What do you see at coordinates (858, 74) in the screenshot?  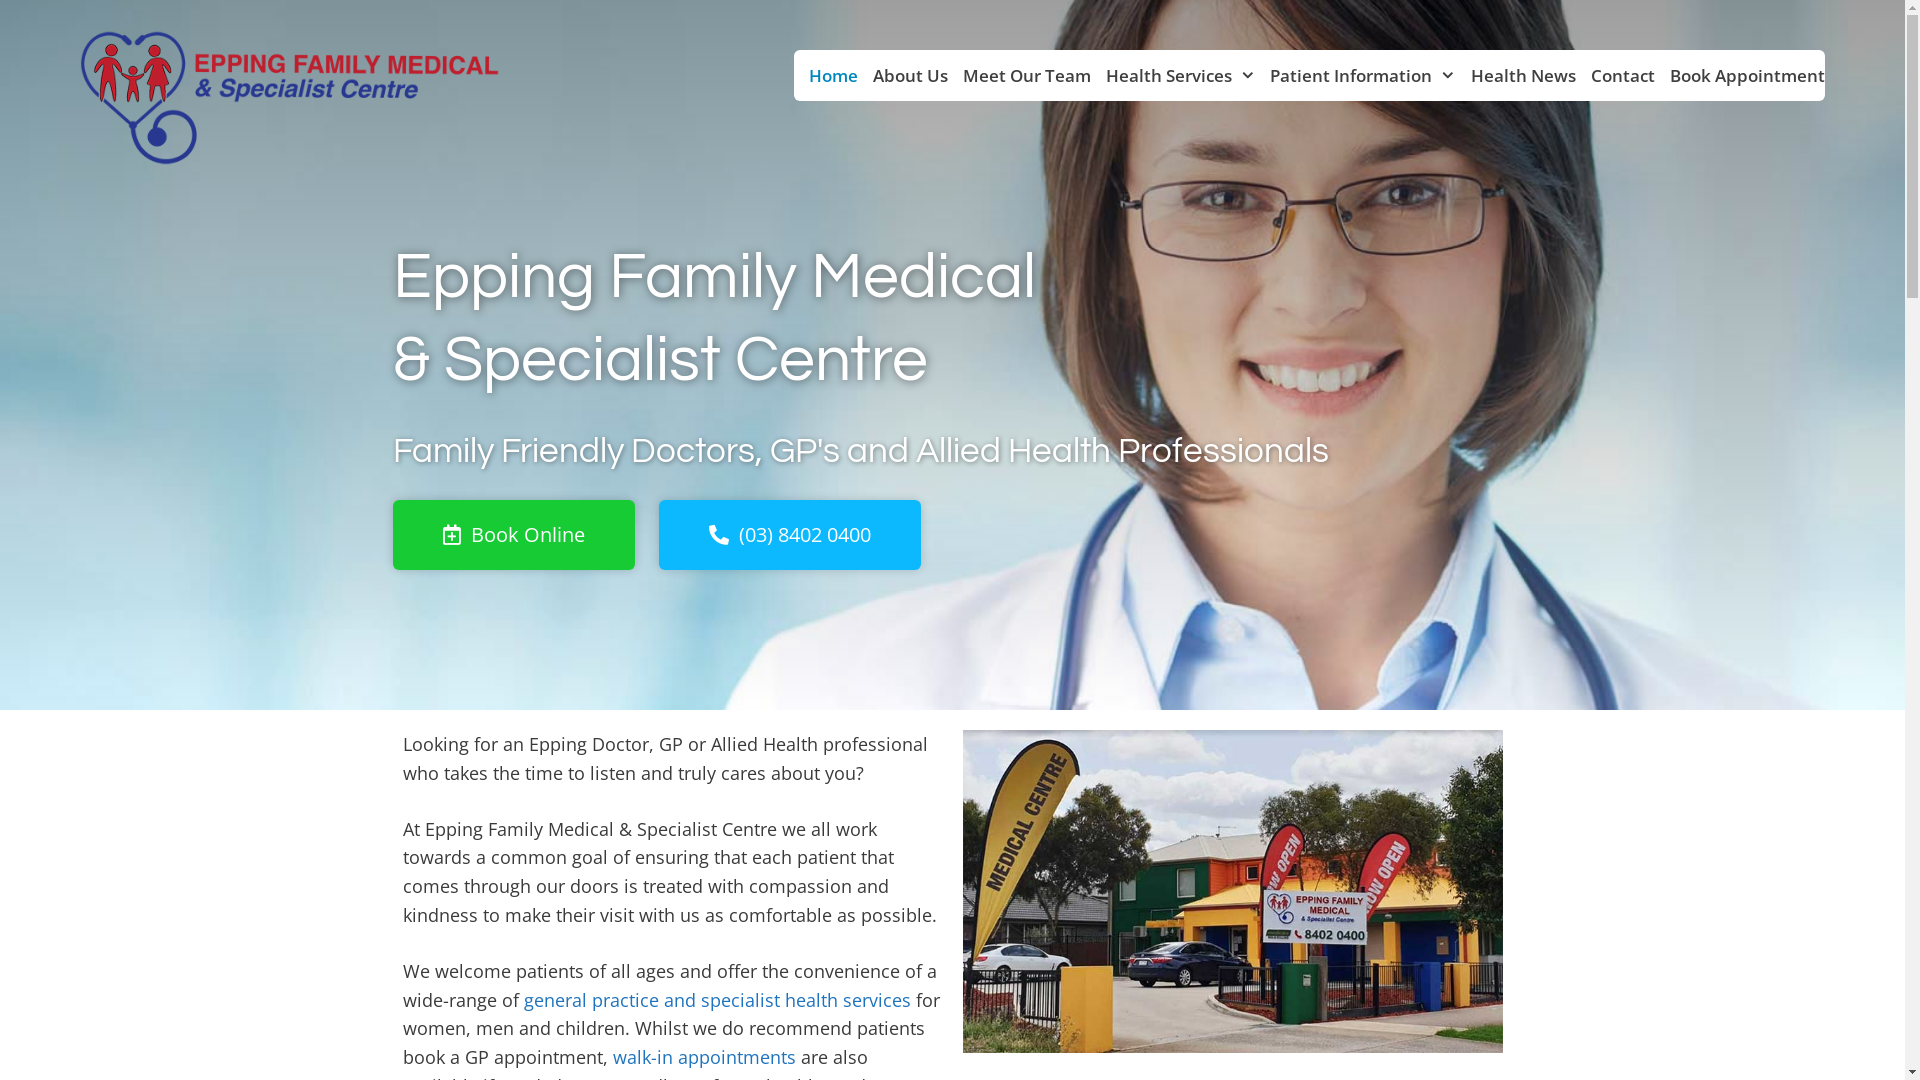 I see `'About Us'` at bounding box center [858, 74].